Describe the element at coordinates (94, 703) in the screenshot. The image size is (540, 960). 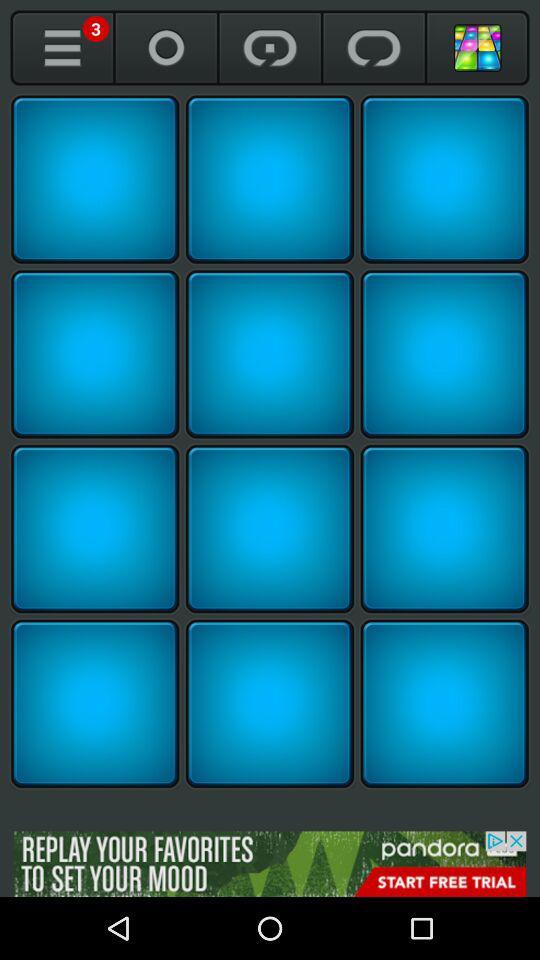
I see `row 4 left loop` at that location.